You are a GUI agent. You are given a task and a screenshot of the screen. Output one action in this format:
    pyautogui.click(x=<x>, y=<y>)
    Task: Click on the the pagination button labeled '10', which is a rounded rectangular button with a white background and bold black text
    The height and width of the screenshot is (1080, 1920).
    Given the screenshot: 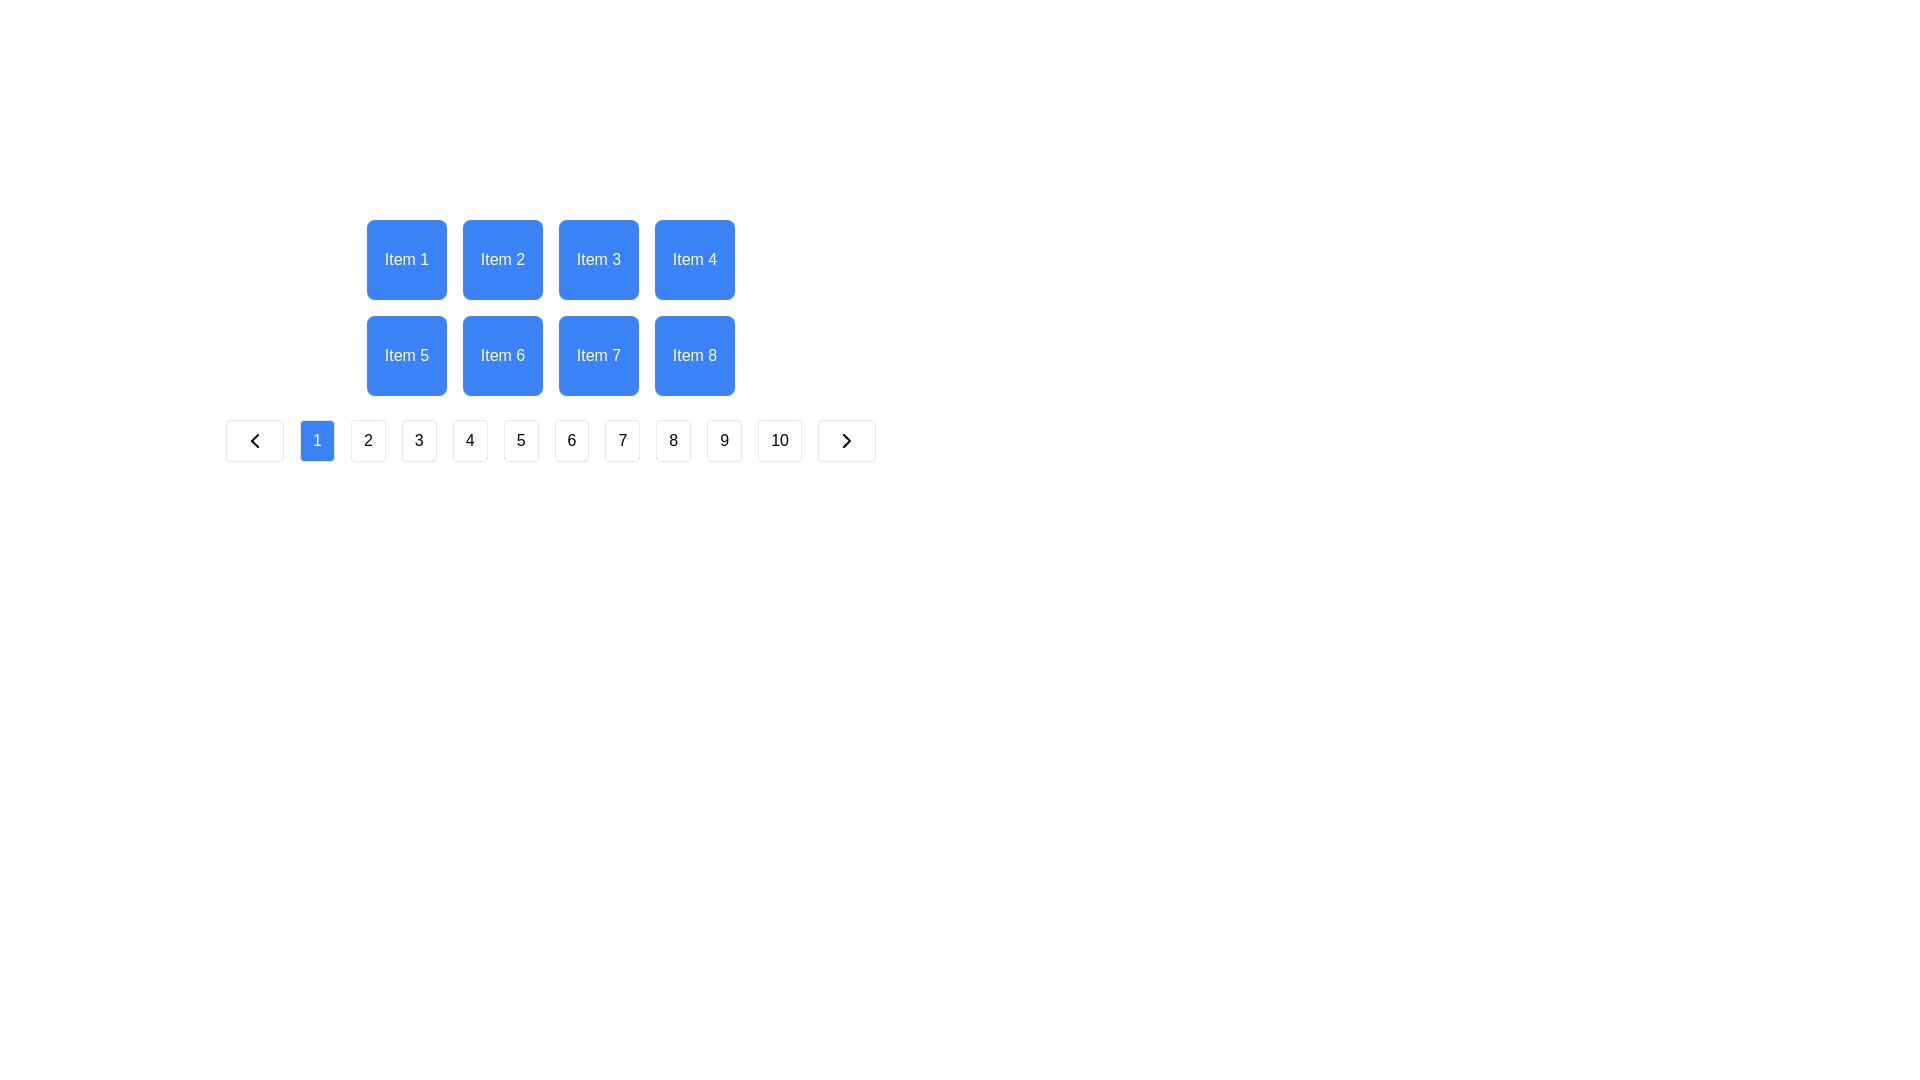 What is the action you would take?
    pyautogui.click(x=779, y=439)
    